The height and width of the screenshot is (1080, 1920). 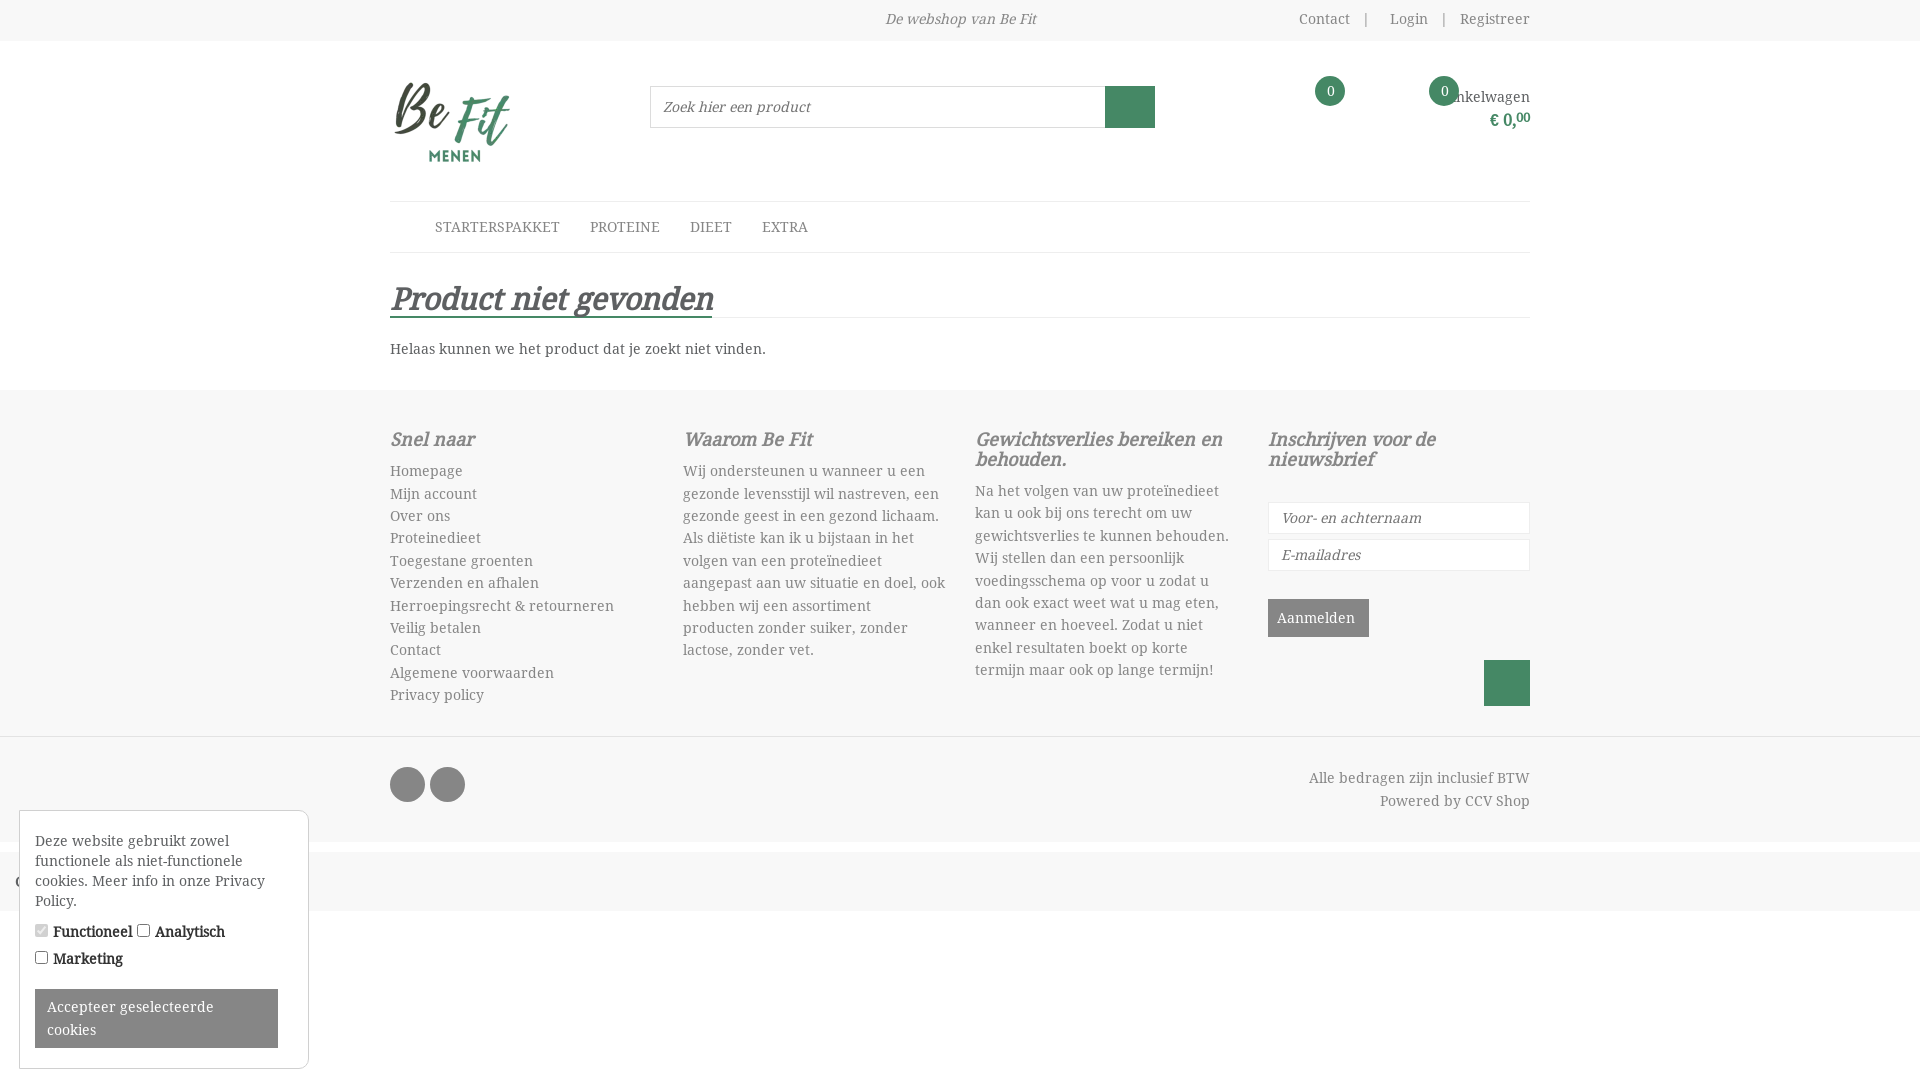 I want to click on 'Contact', so click(x=1324, y=19).